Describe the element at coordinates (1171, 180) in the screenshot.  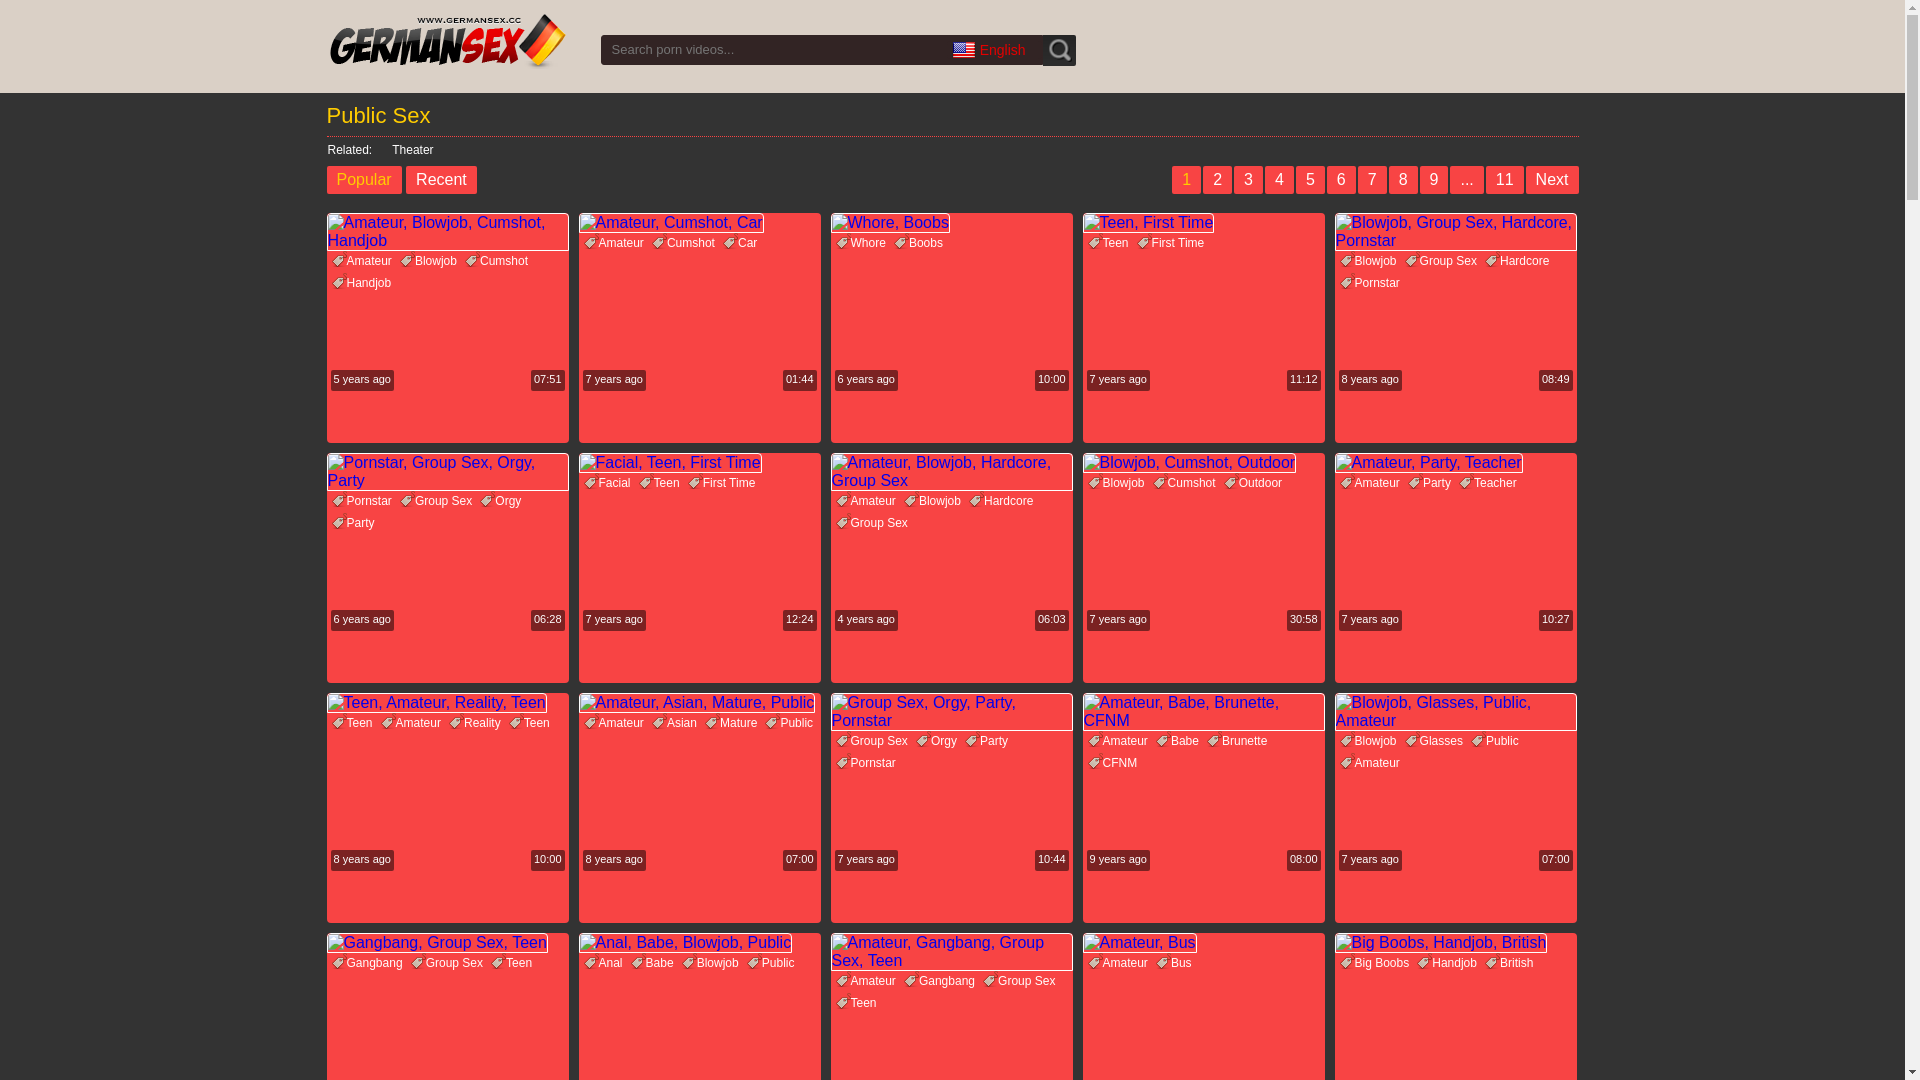
I see `'1'` at that location.